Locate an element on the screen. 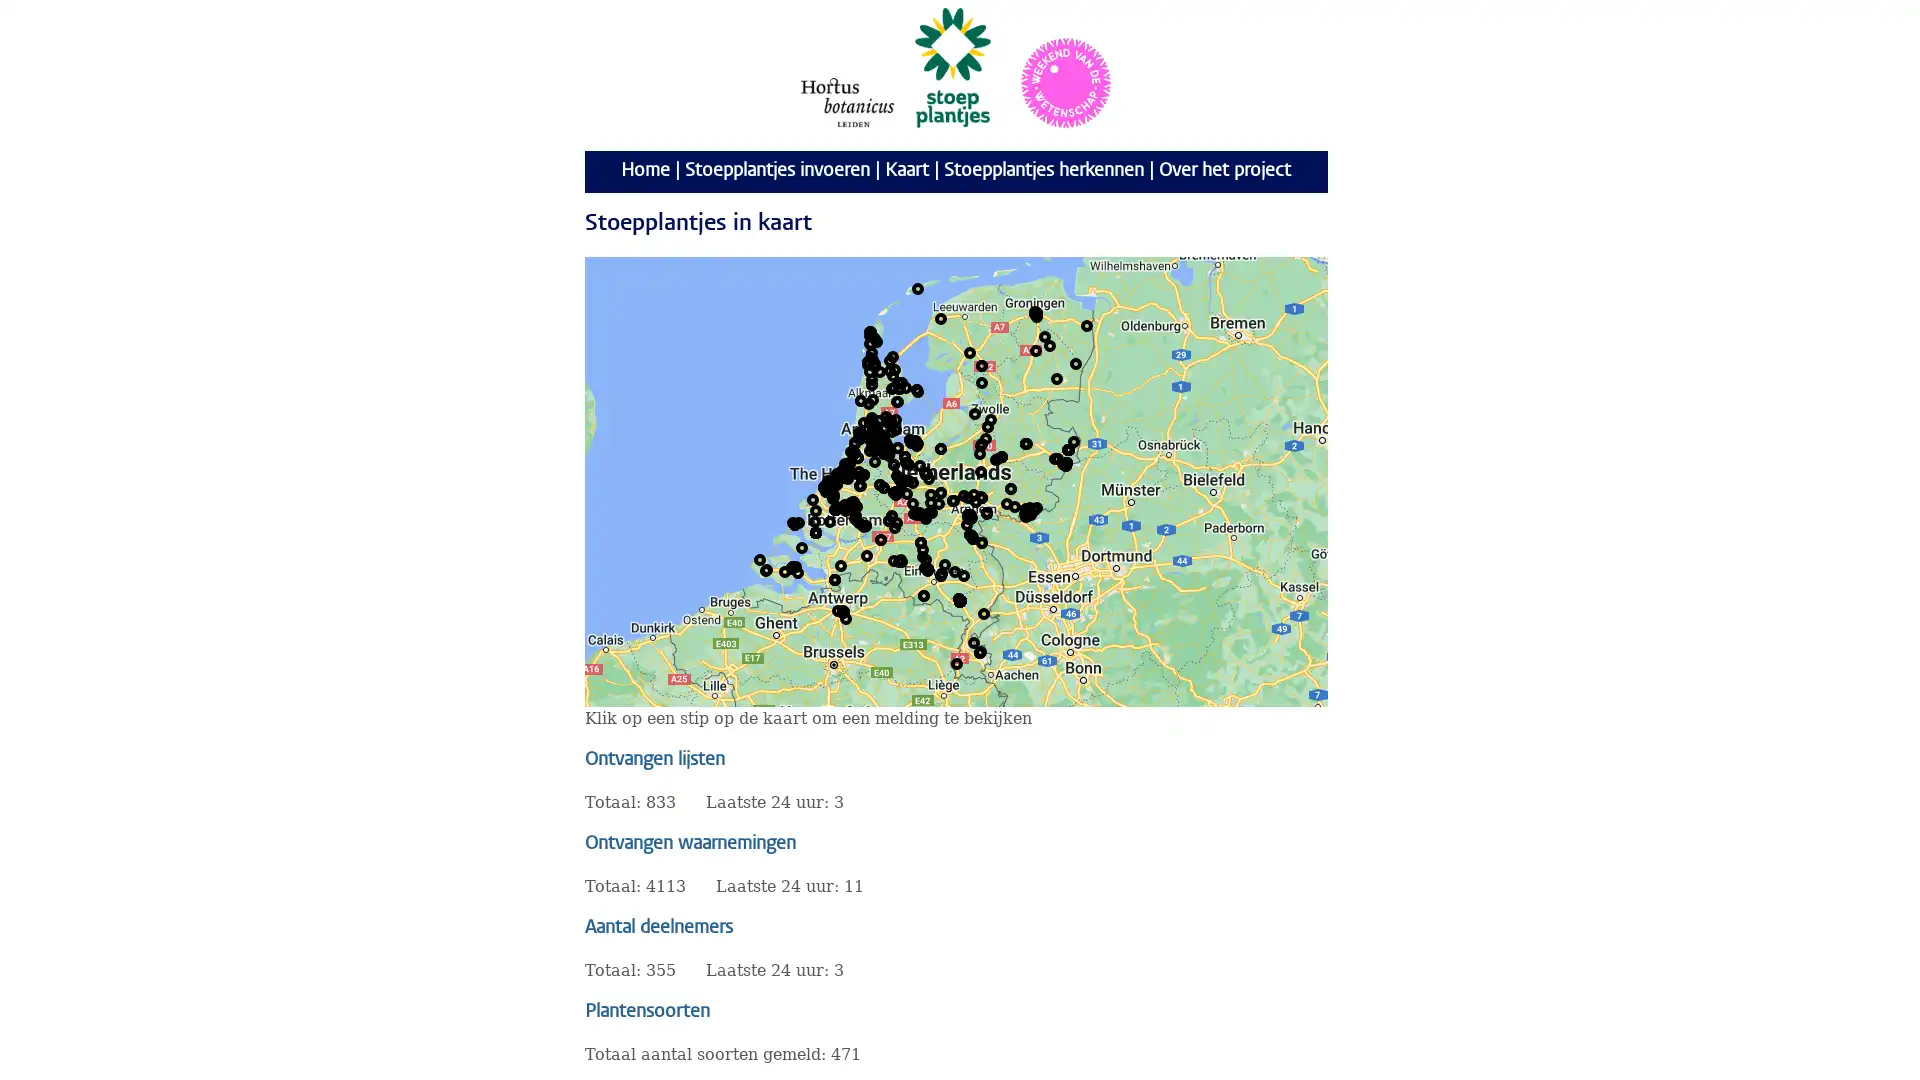 Image resolution: width=1920 pixels, height=1080 pixels. Telling van H op 30 oktober 2021 is located at coordinates (887, 519).